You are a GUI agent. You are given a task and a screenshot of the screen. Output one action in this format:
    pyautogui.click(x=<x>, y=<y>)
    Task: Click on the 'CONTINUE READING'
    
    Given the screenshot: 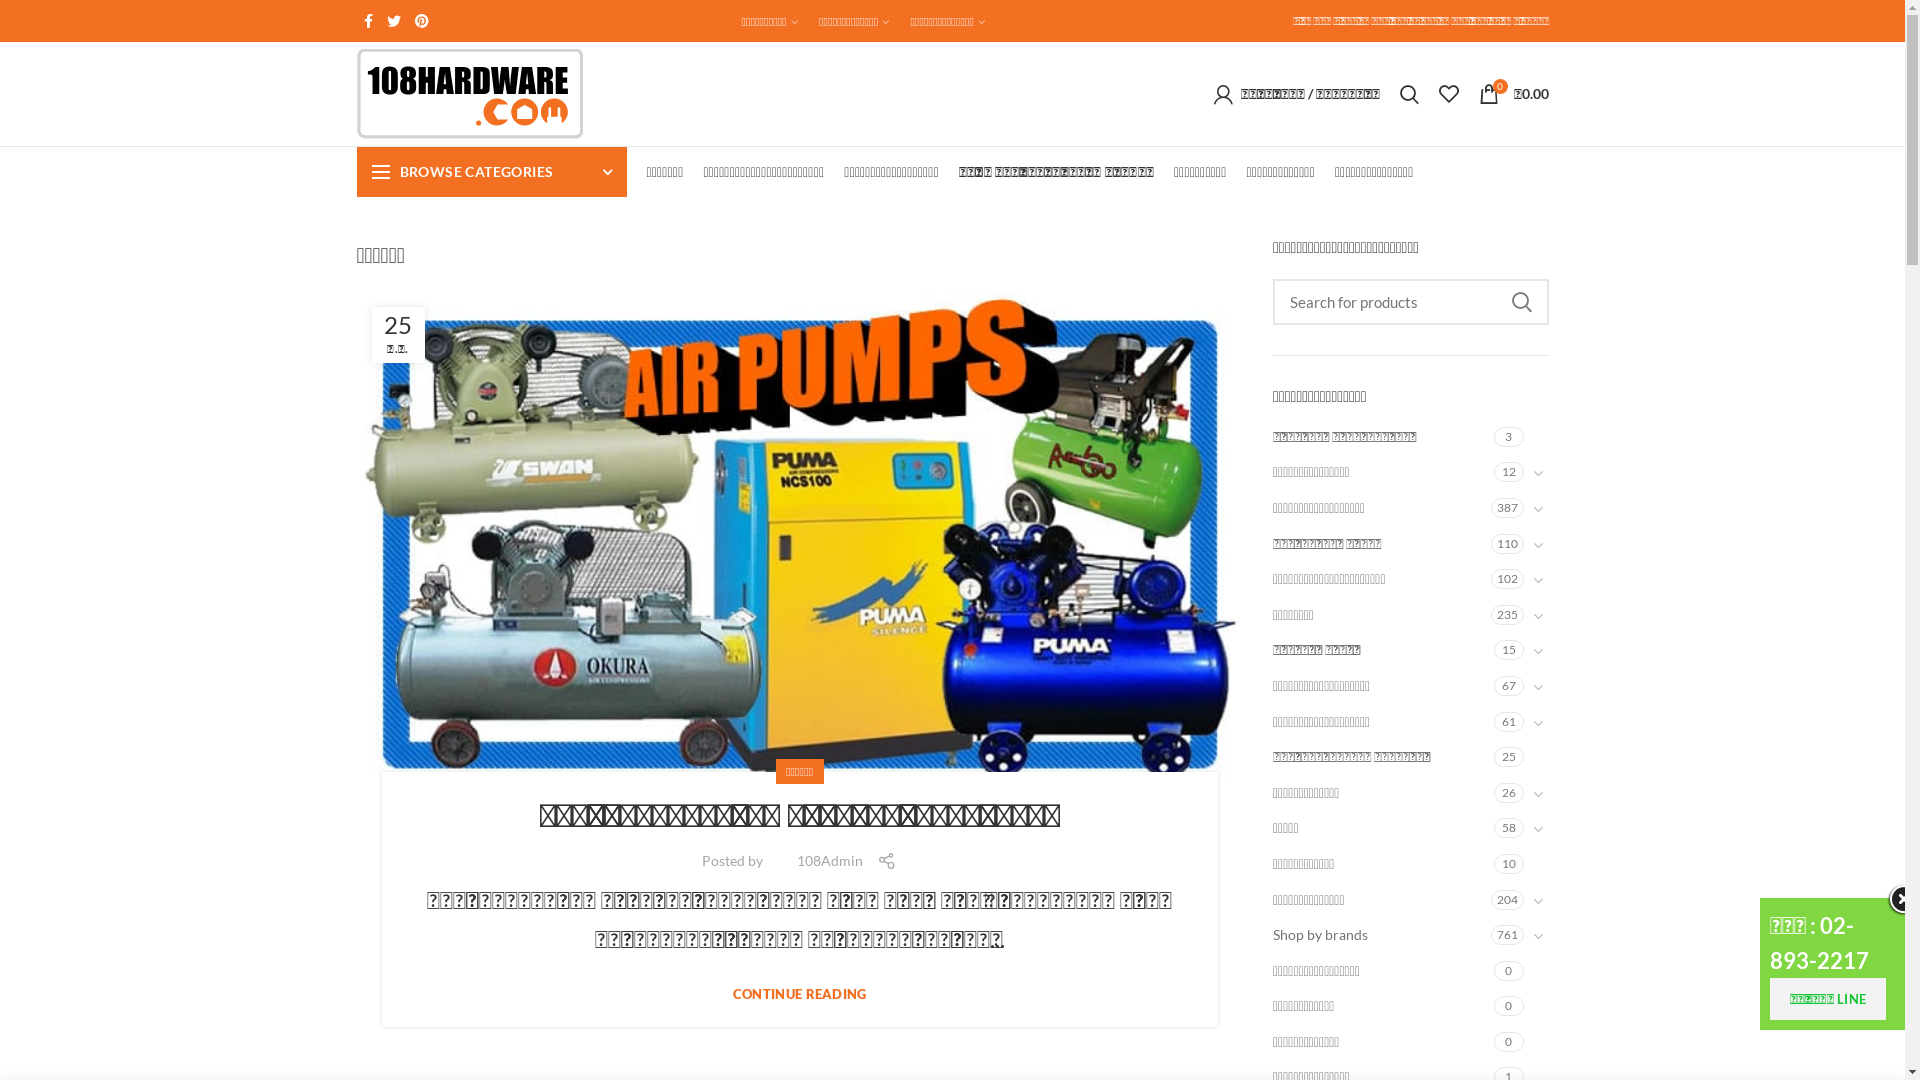 What is the action you would take?
    pyautogui.click(x=732, y=994)
    